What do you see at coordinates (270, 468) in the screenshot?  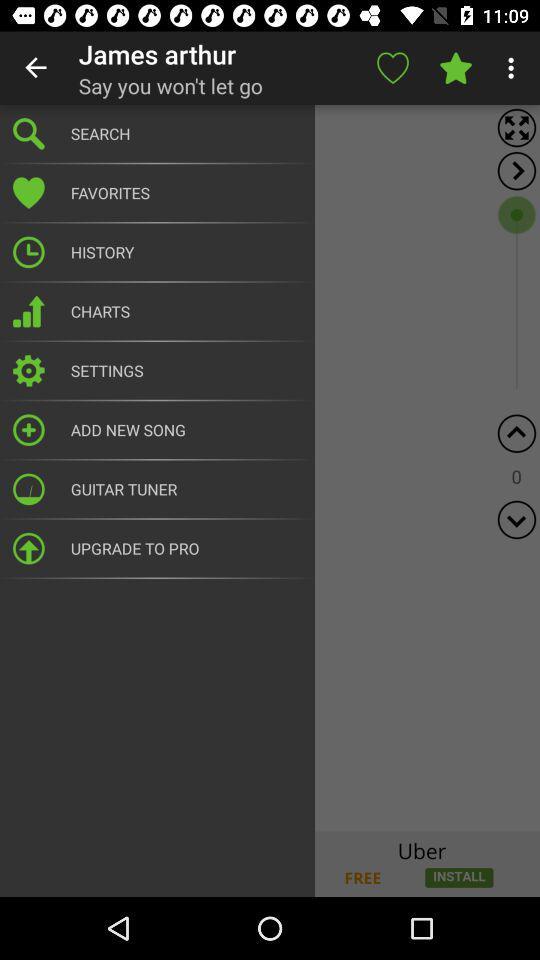 I see `the history of what you have looked at` at bounding box center [270, 468].